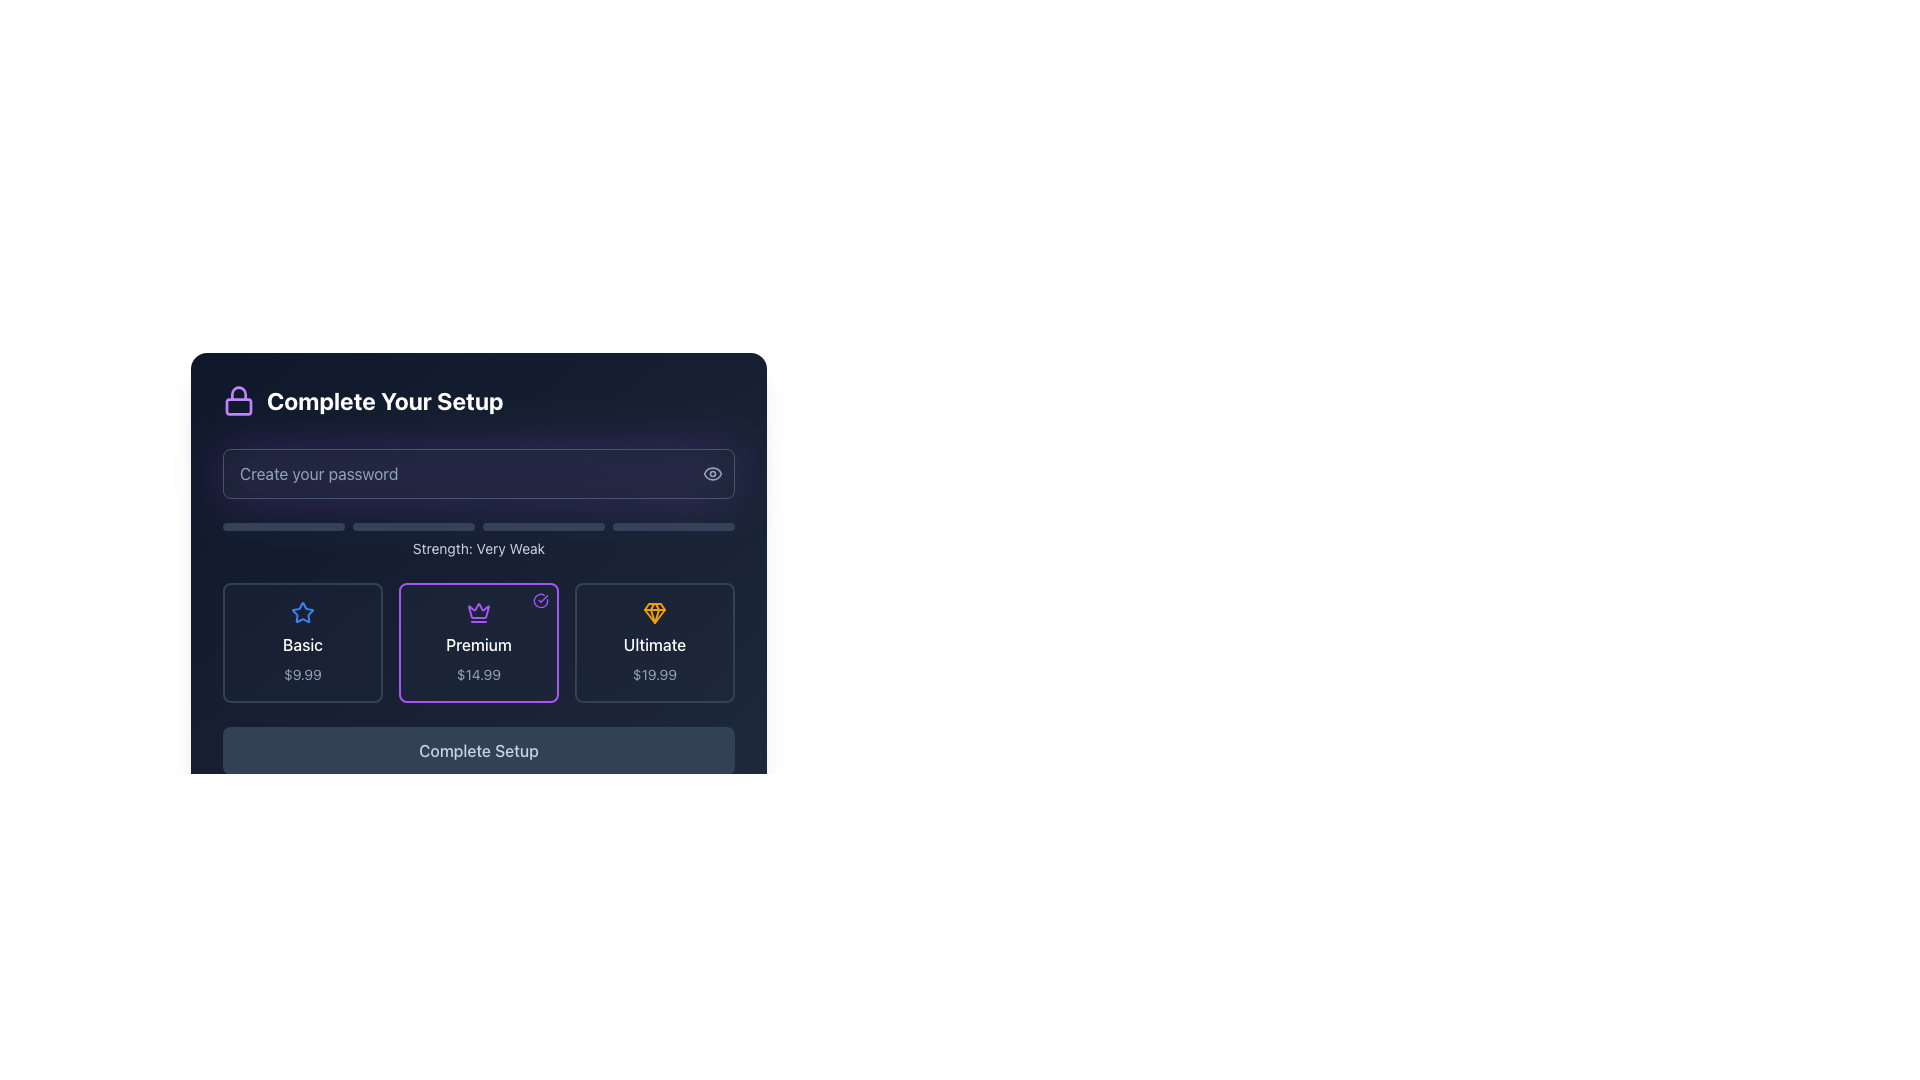 This screenshot has width=1920, height=1080. Describe the element at coordinates (478, 644) in the screenshot. I see `the 'Premium' text label element, which is styled with a white medium-weight font and positioned within the subscription plan card, located below the crown icon and above the price label ($14.99)` at that location.